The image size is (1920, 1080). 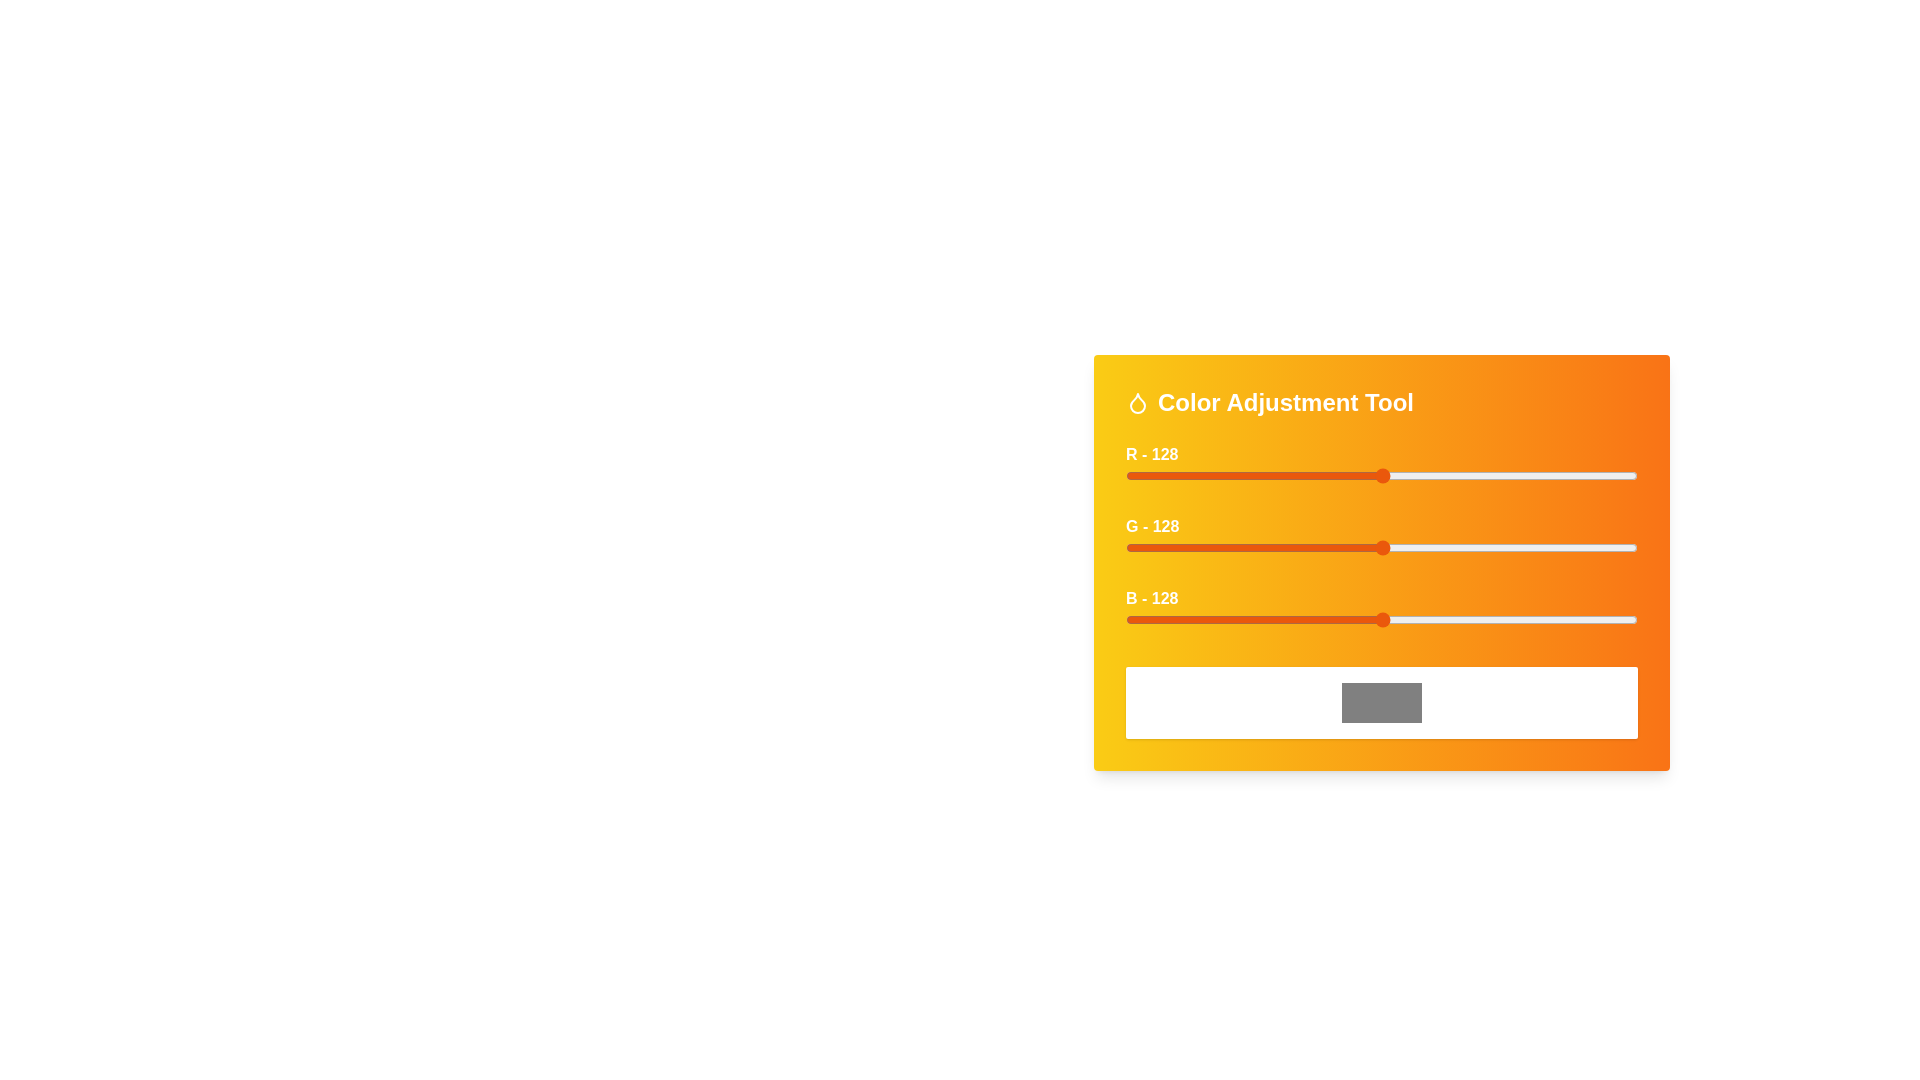 I want to click on the red slider to 250, so click(x=1627, y=475).